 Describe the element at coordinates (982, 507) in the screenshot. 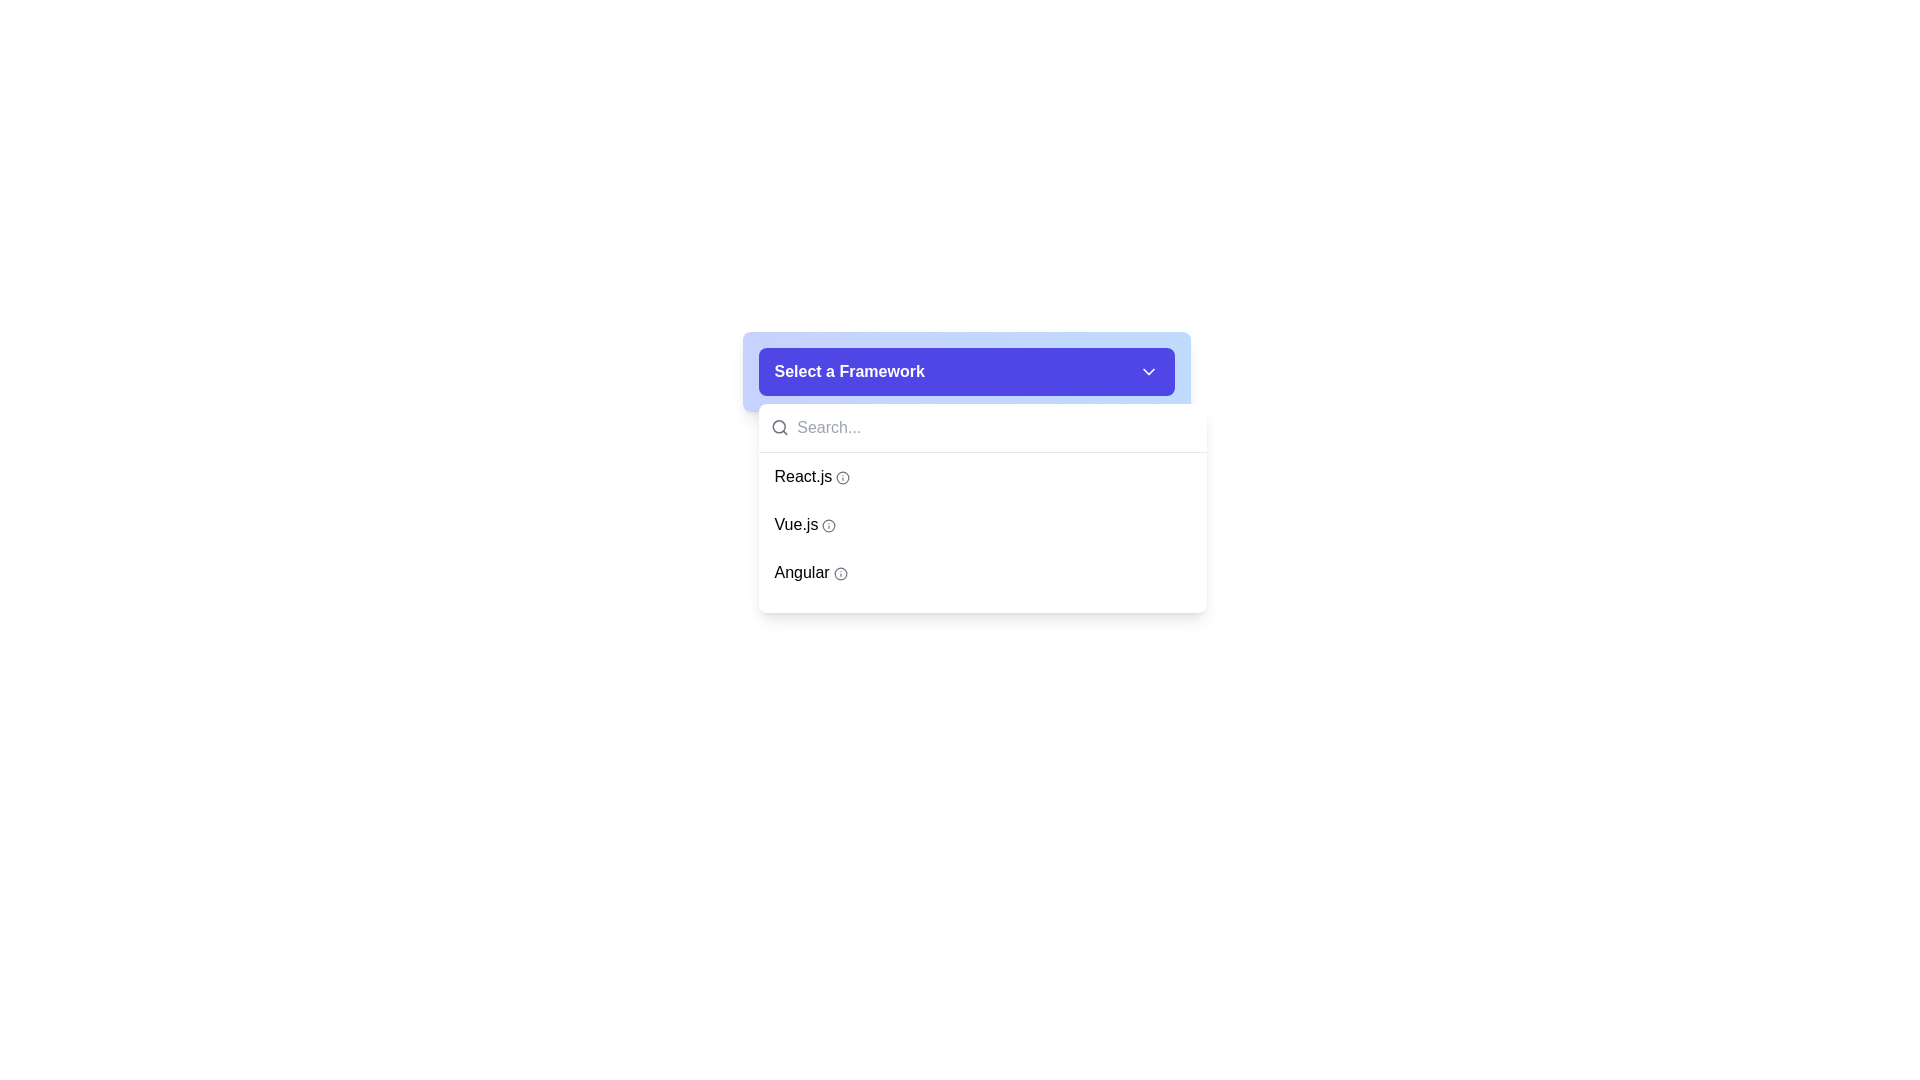

I see `the Dropdown menu located below the 'Select a Framework' button` at that location.